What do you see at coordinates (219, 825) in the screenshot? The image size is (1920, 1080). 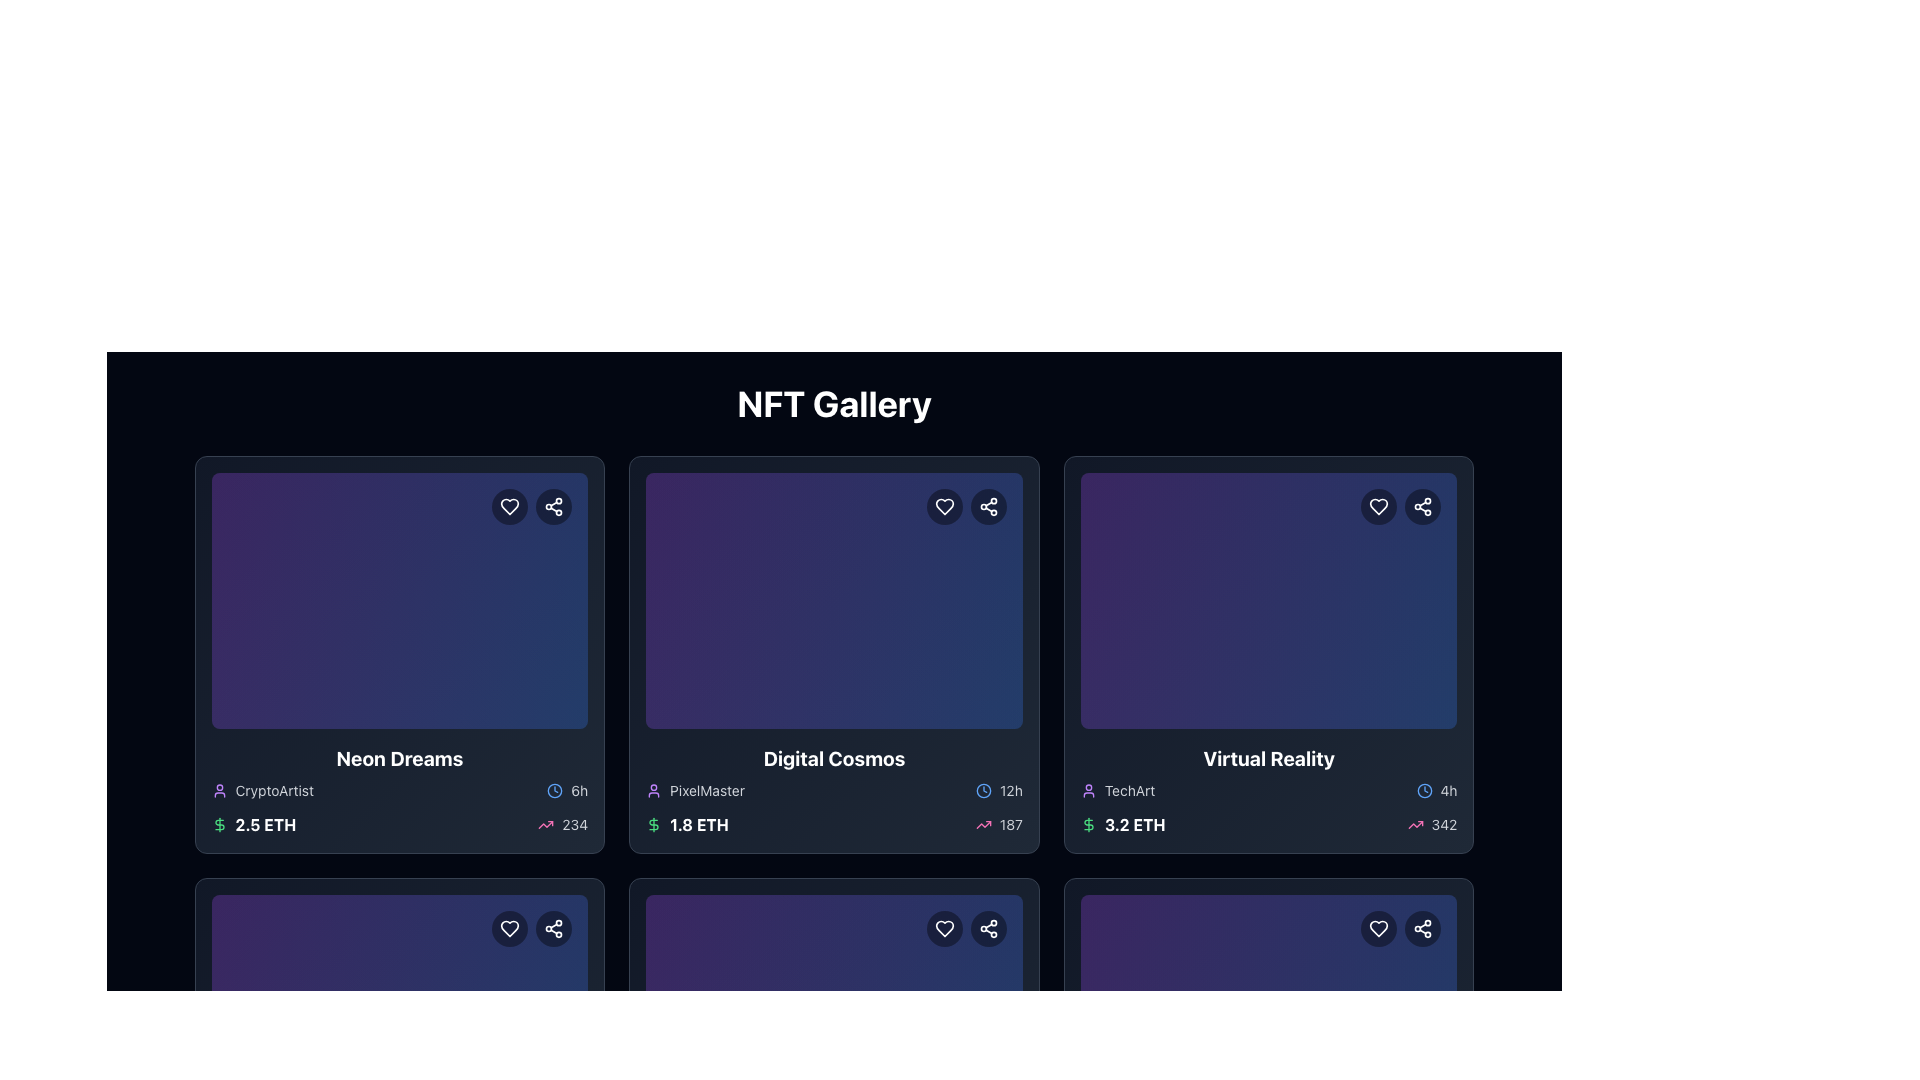 I see `the dollar sign icon, which is styled in light green and represents financial information, located in the first card of the leftmost column in the NFT gallery grid, near the text '$ 2.5 ETH'` at bounding box center [219, 825].